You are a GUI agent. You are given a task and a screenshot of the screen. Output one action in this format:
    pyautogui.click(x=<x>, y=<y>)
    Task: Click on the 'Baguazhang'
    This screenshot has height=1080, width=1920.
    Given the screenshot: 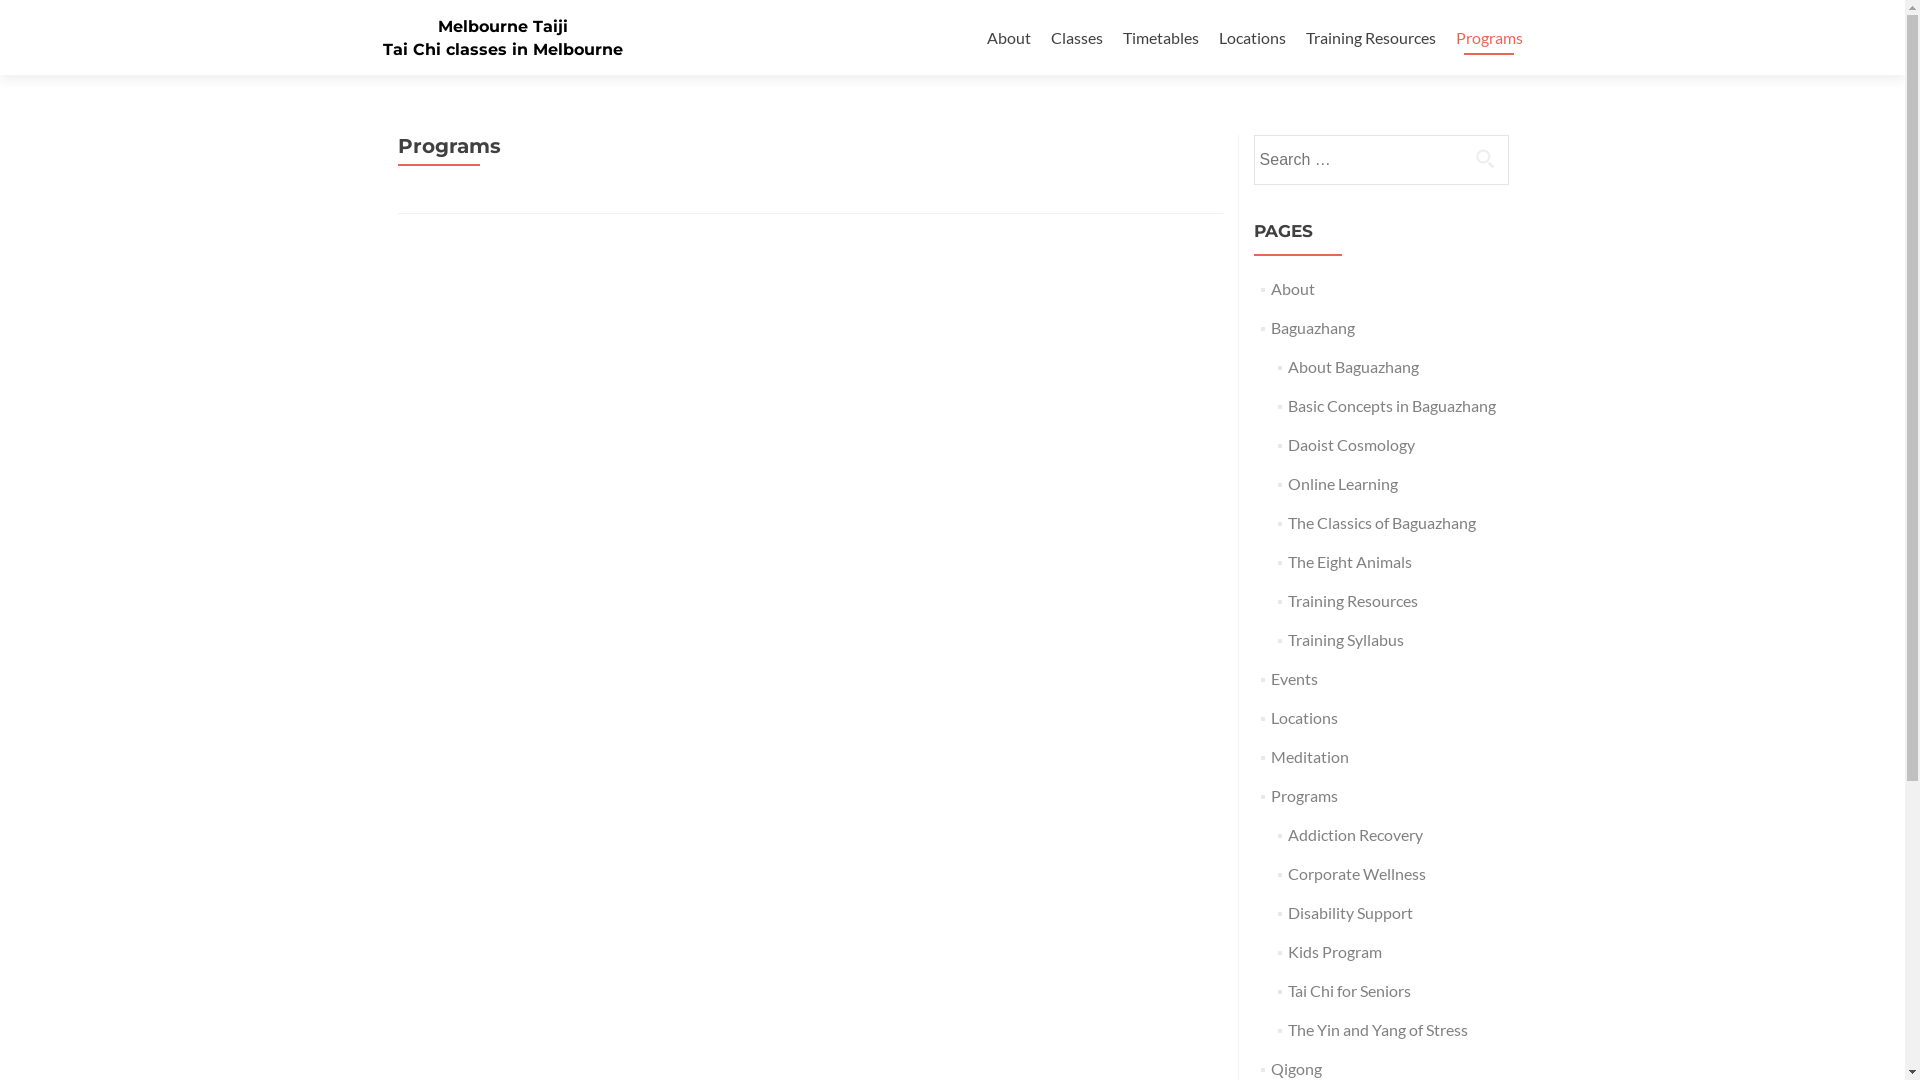 What is the action you would take?
    pyautogui.click(x=1313, y=326)
    